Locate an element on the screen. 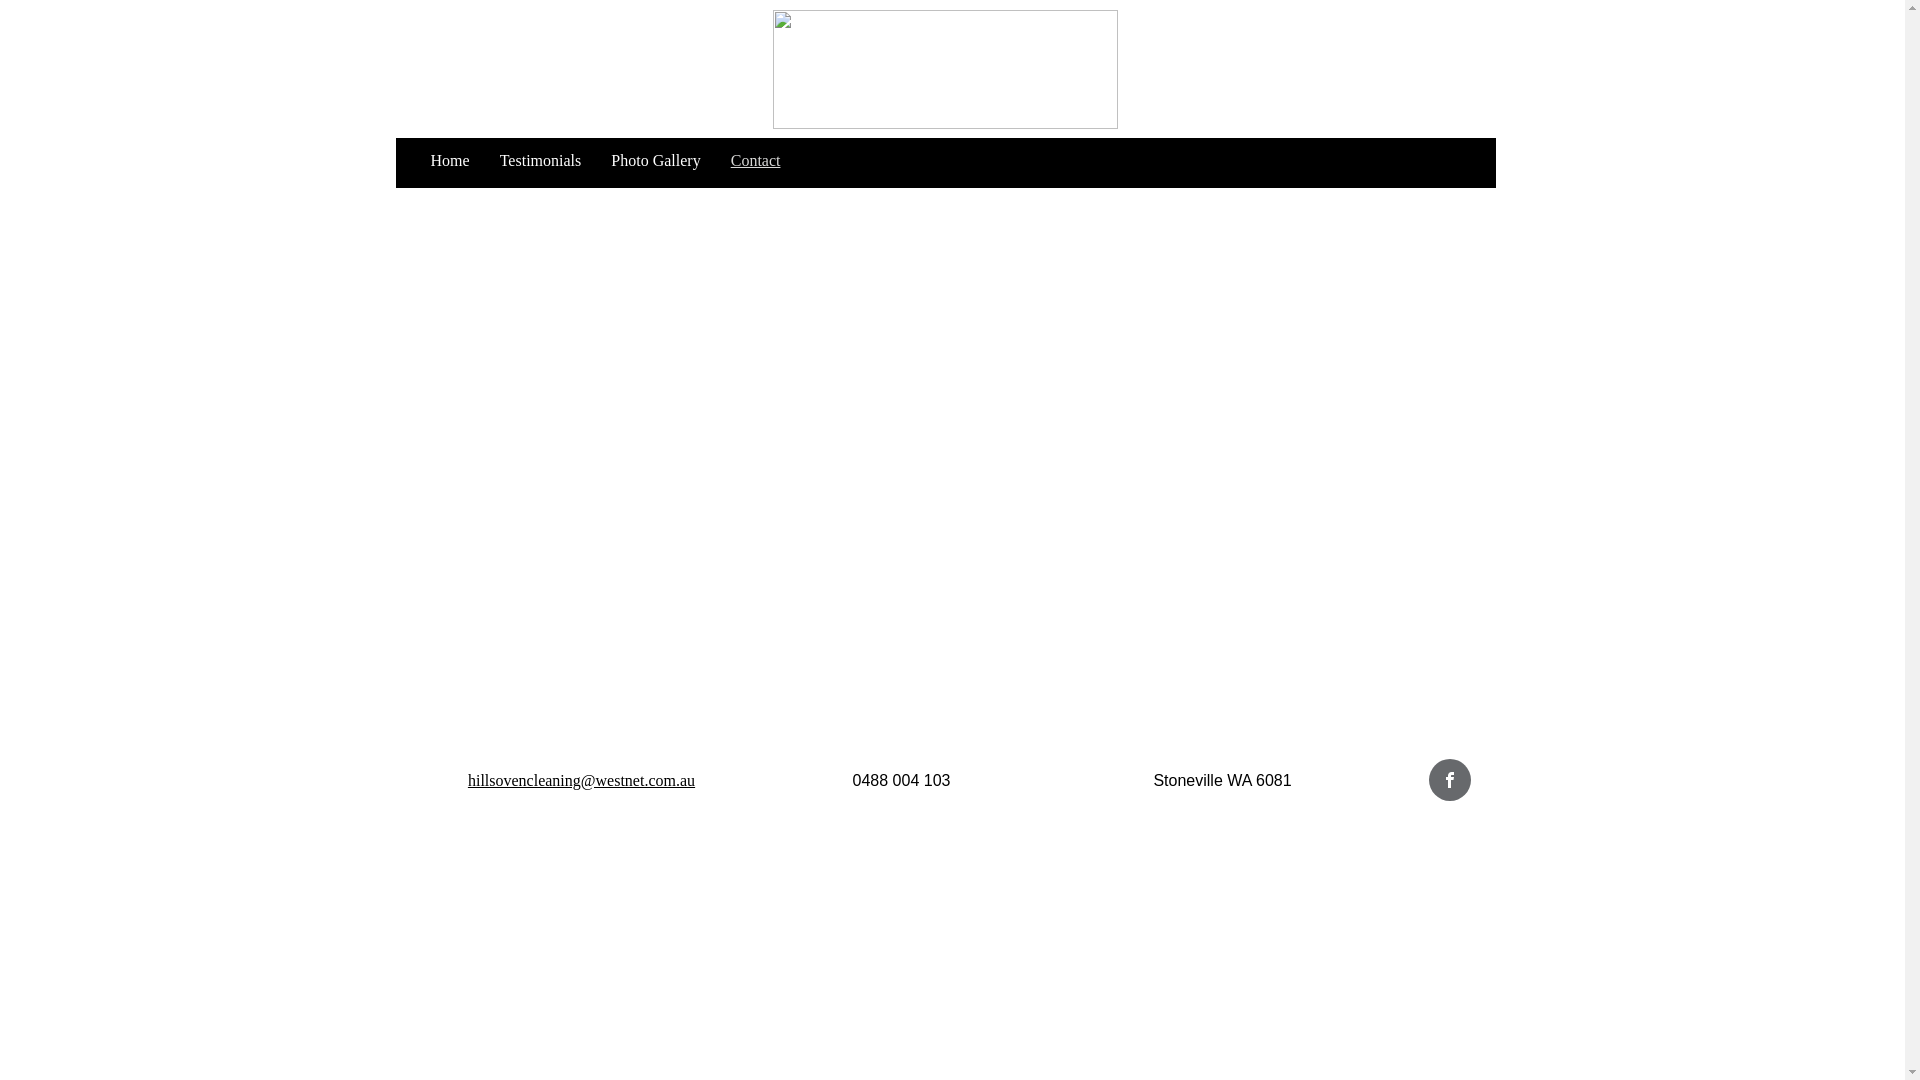 The image size is (1920, 1080). 'Contact' is located at coordinates (755, 160).